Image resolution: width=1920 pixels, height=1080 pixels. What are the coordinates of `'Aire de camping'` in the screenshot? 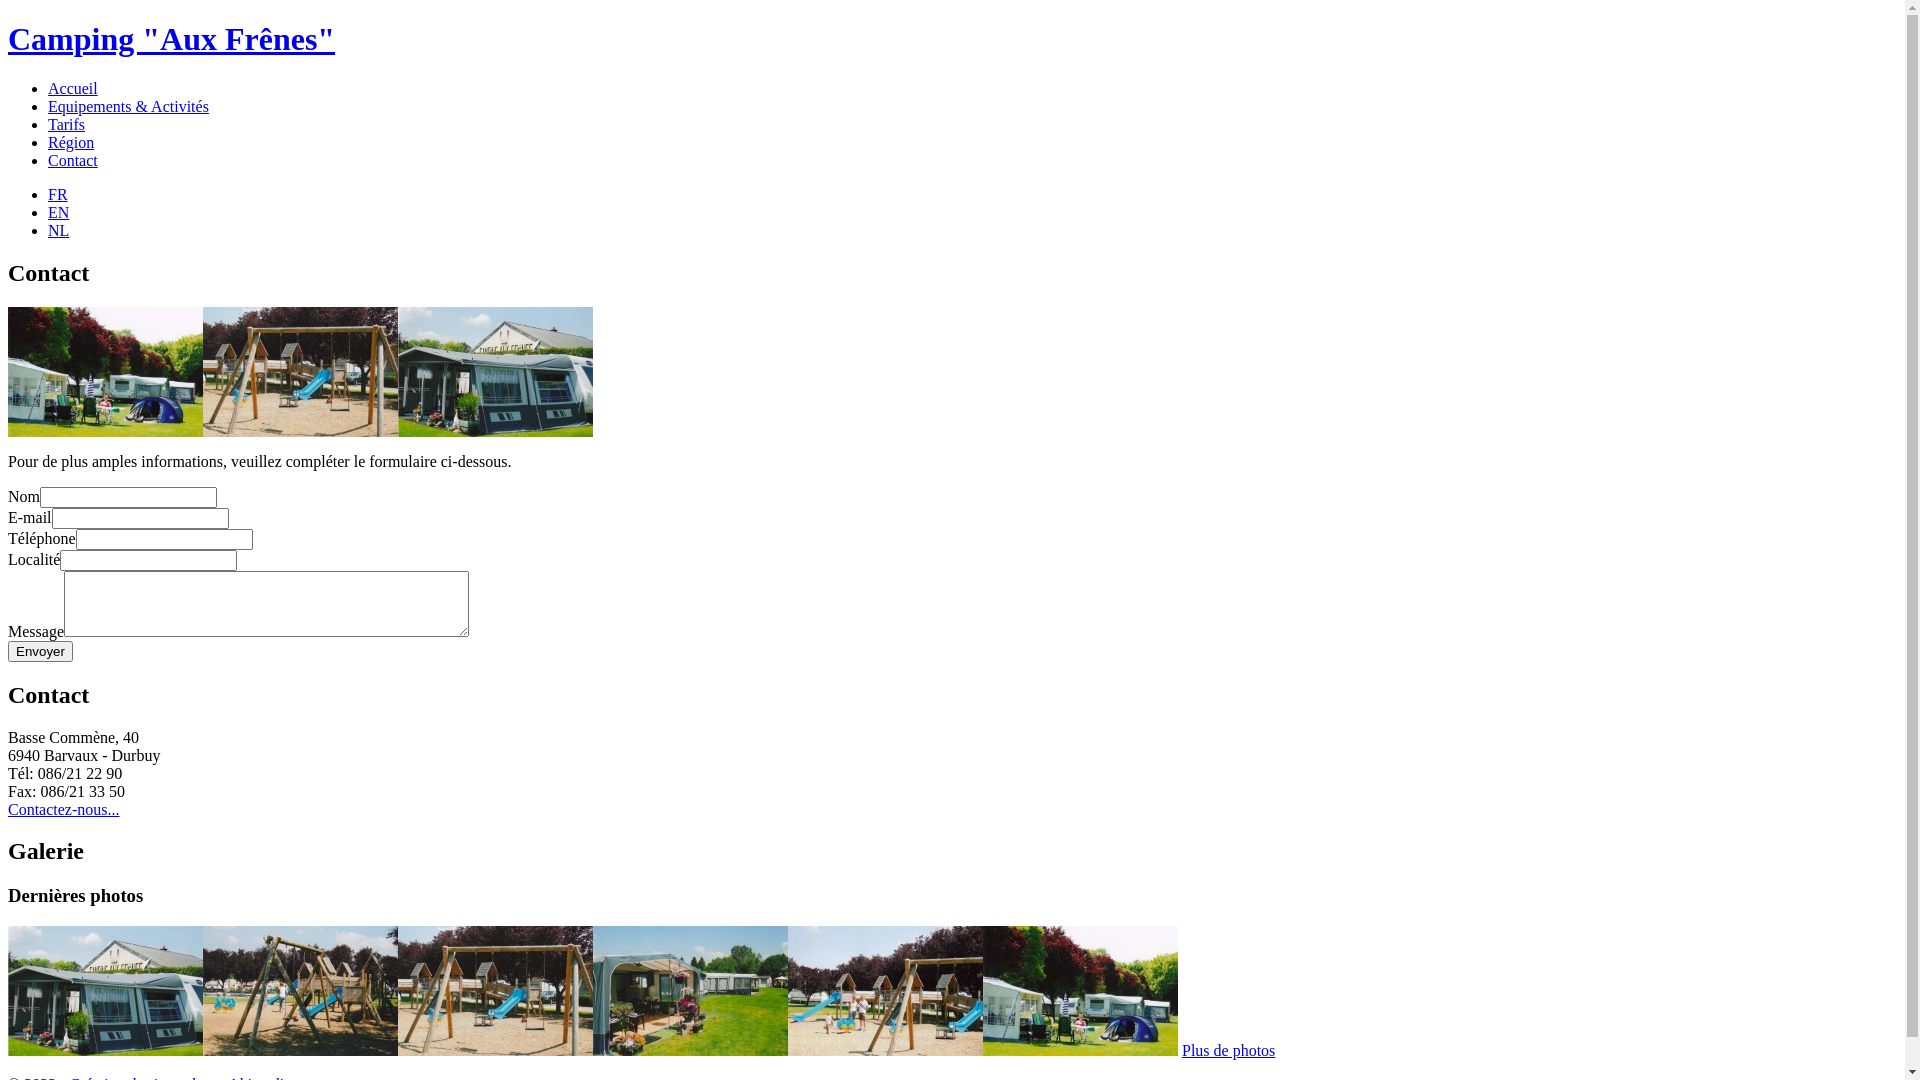 It's located at (495, 430).